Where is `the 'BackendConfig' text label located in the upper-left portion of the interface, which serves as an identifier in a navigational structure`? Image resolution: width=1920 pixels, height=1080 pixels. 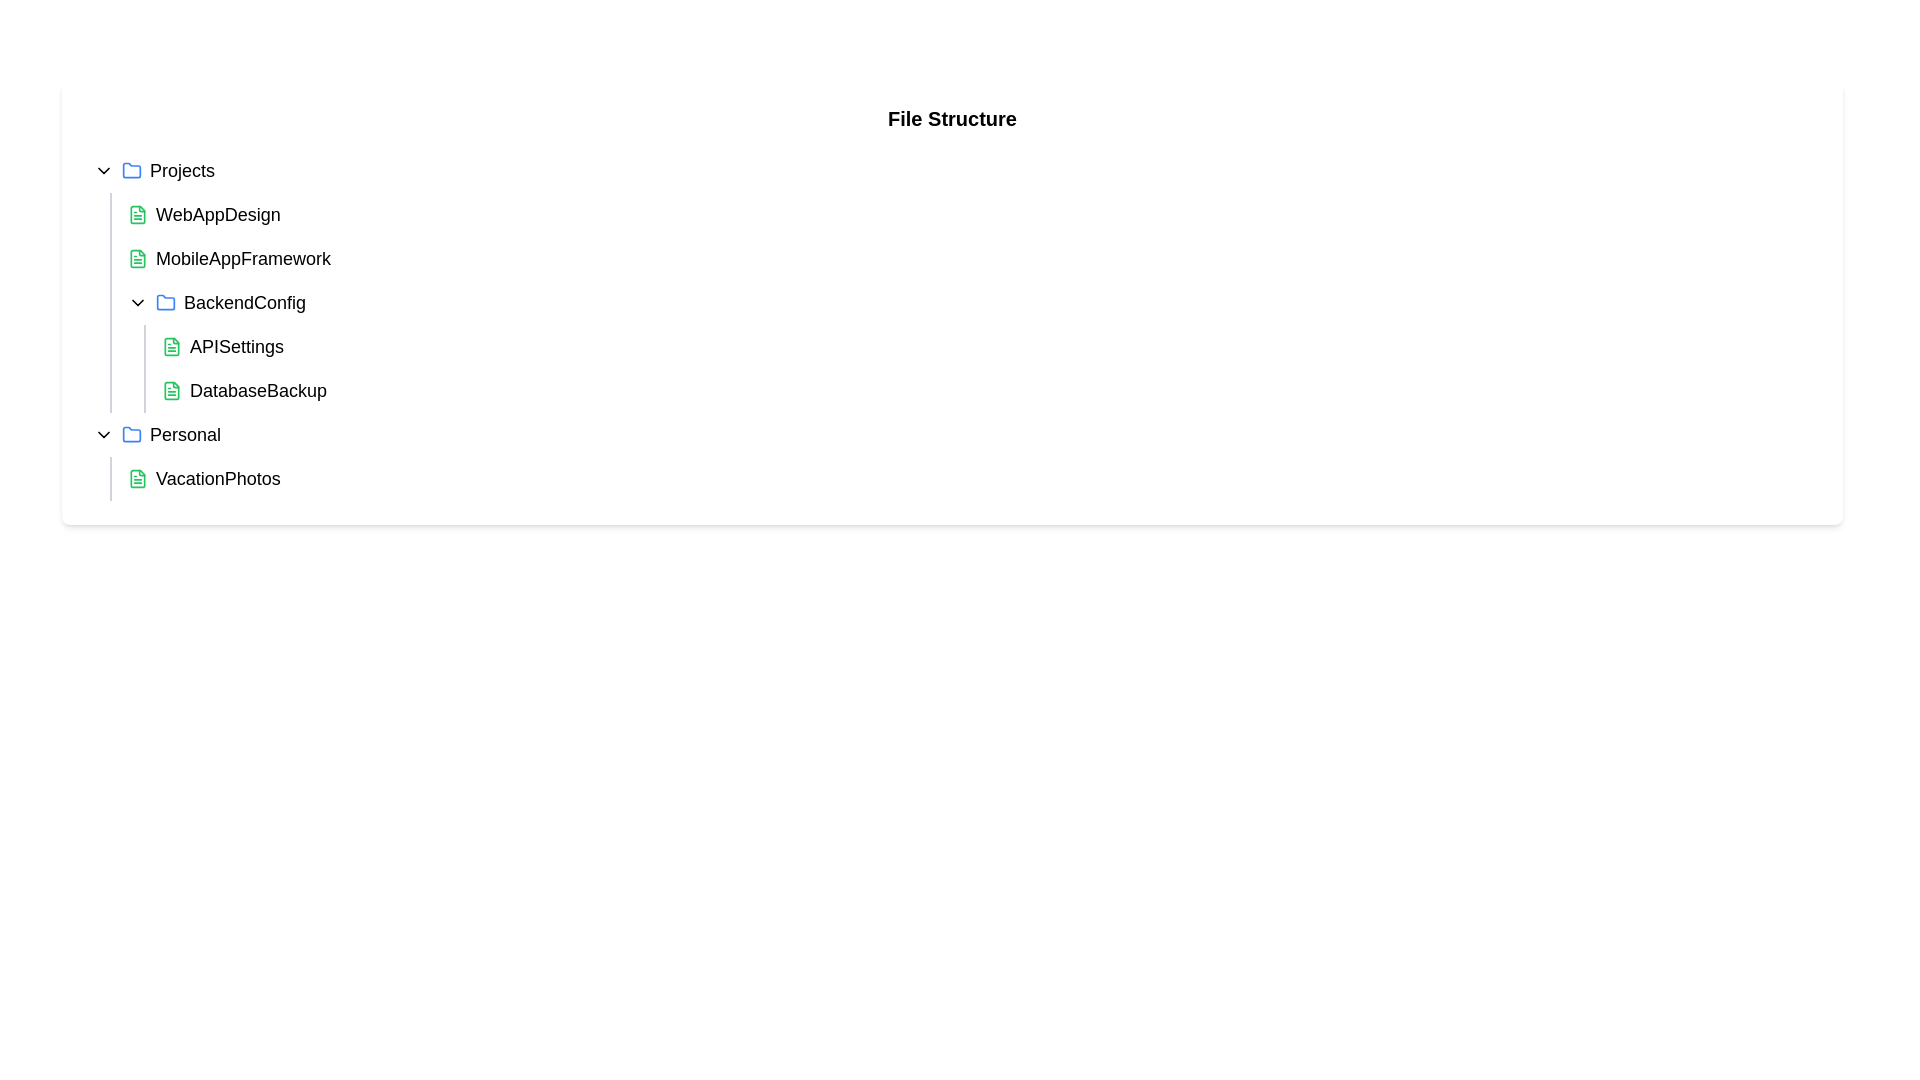
the 'BackendConfig' text label located in the upper-left portion of the interface, which serves as an identifier in a navigational structure is located at coordinates (243, 303).